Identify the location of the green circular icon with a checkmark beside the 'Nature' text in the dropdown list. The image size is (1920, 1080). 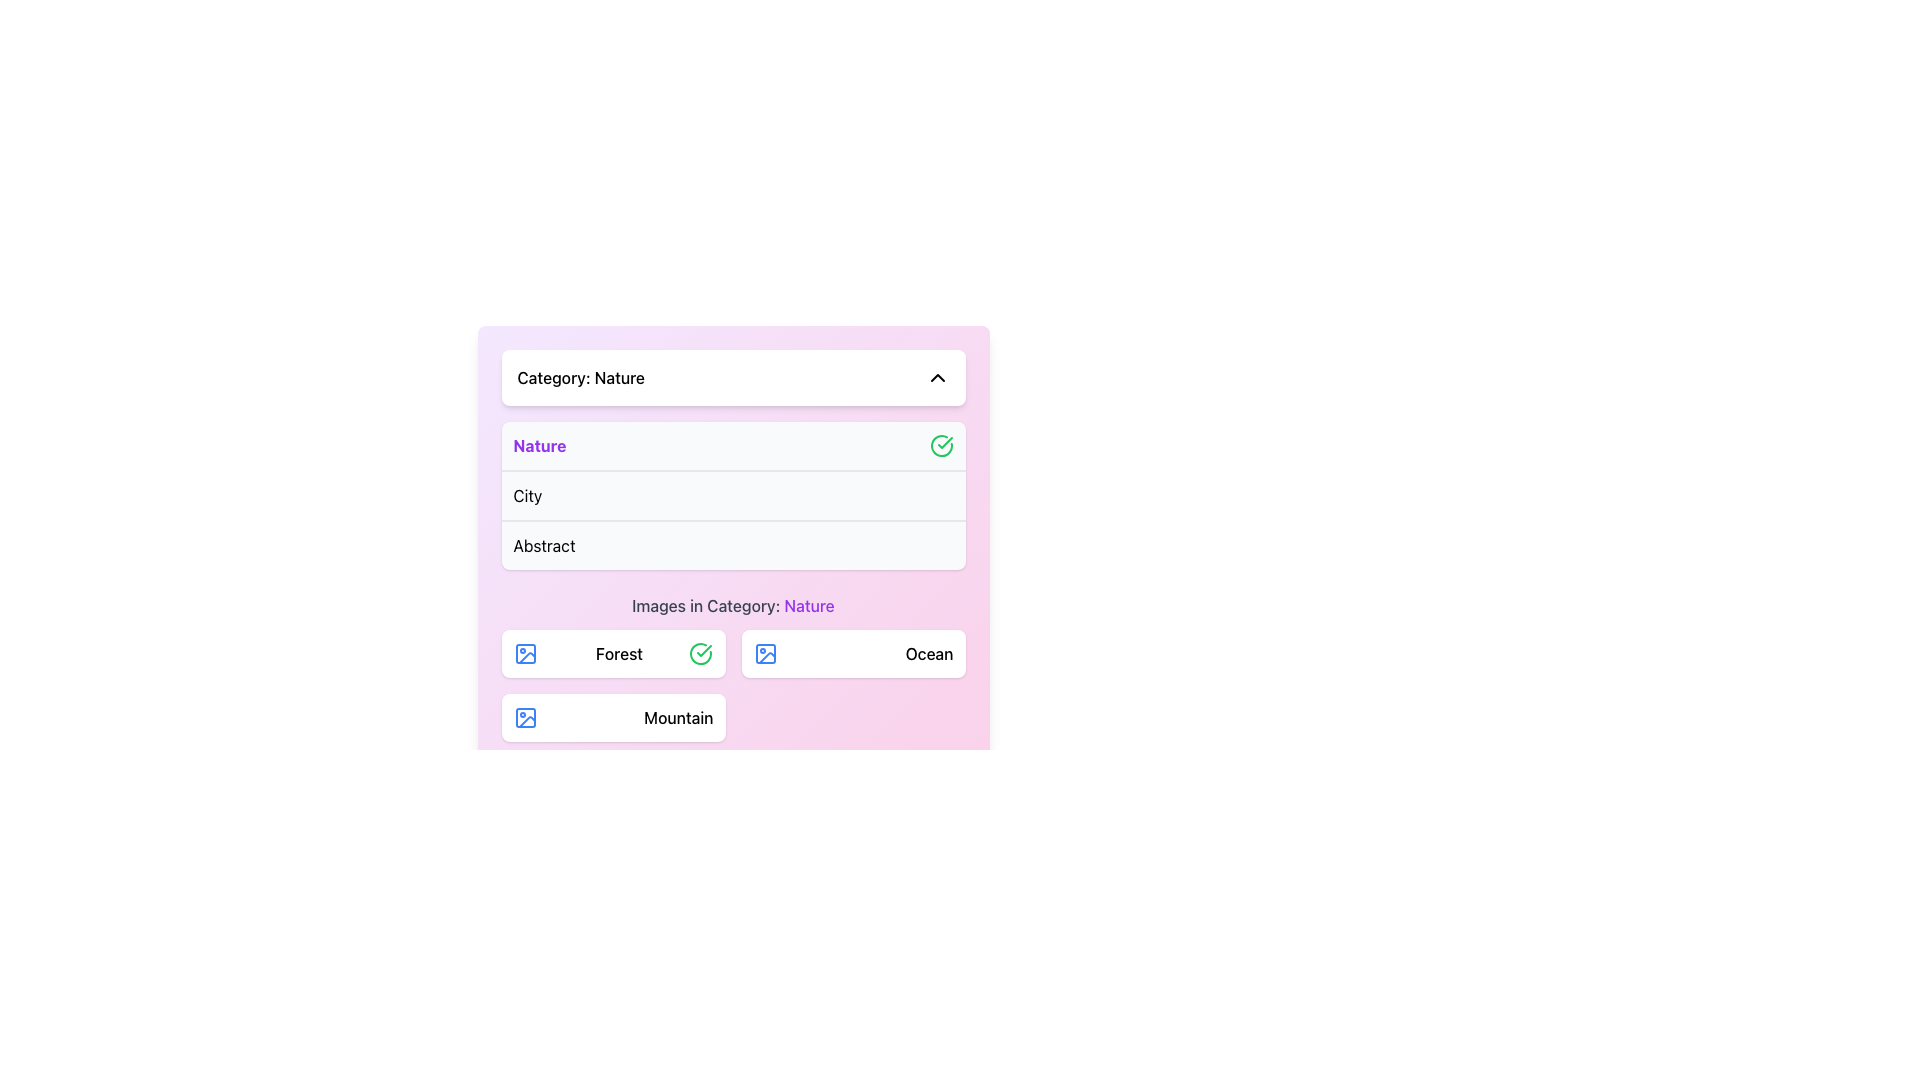
(940, 445).